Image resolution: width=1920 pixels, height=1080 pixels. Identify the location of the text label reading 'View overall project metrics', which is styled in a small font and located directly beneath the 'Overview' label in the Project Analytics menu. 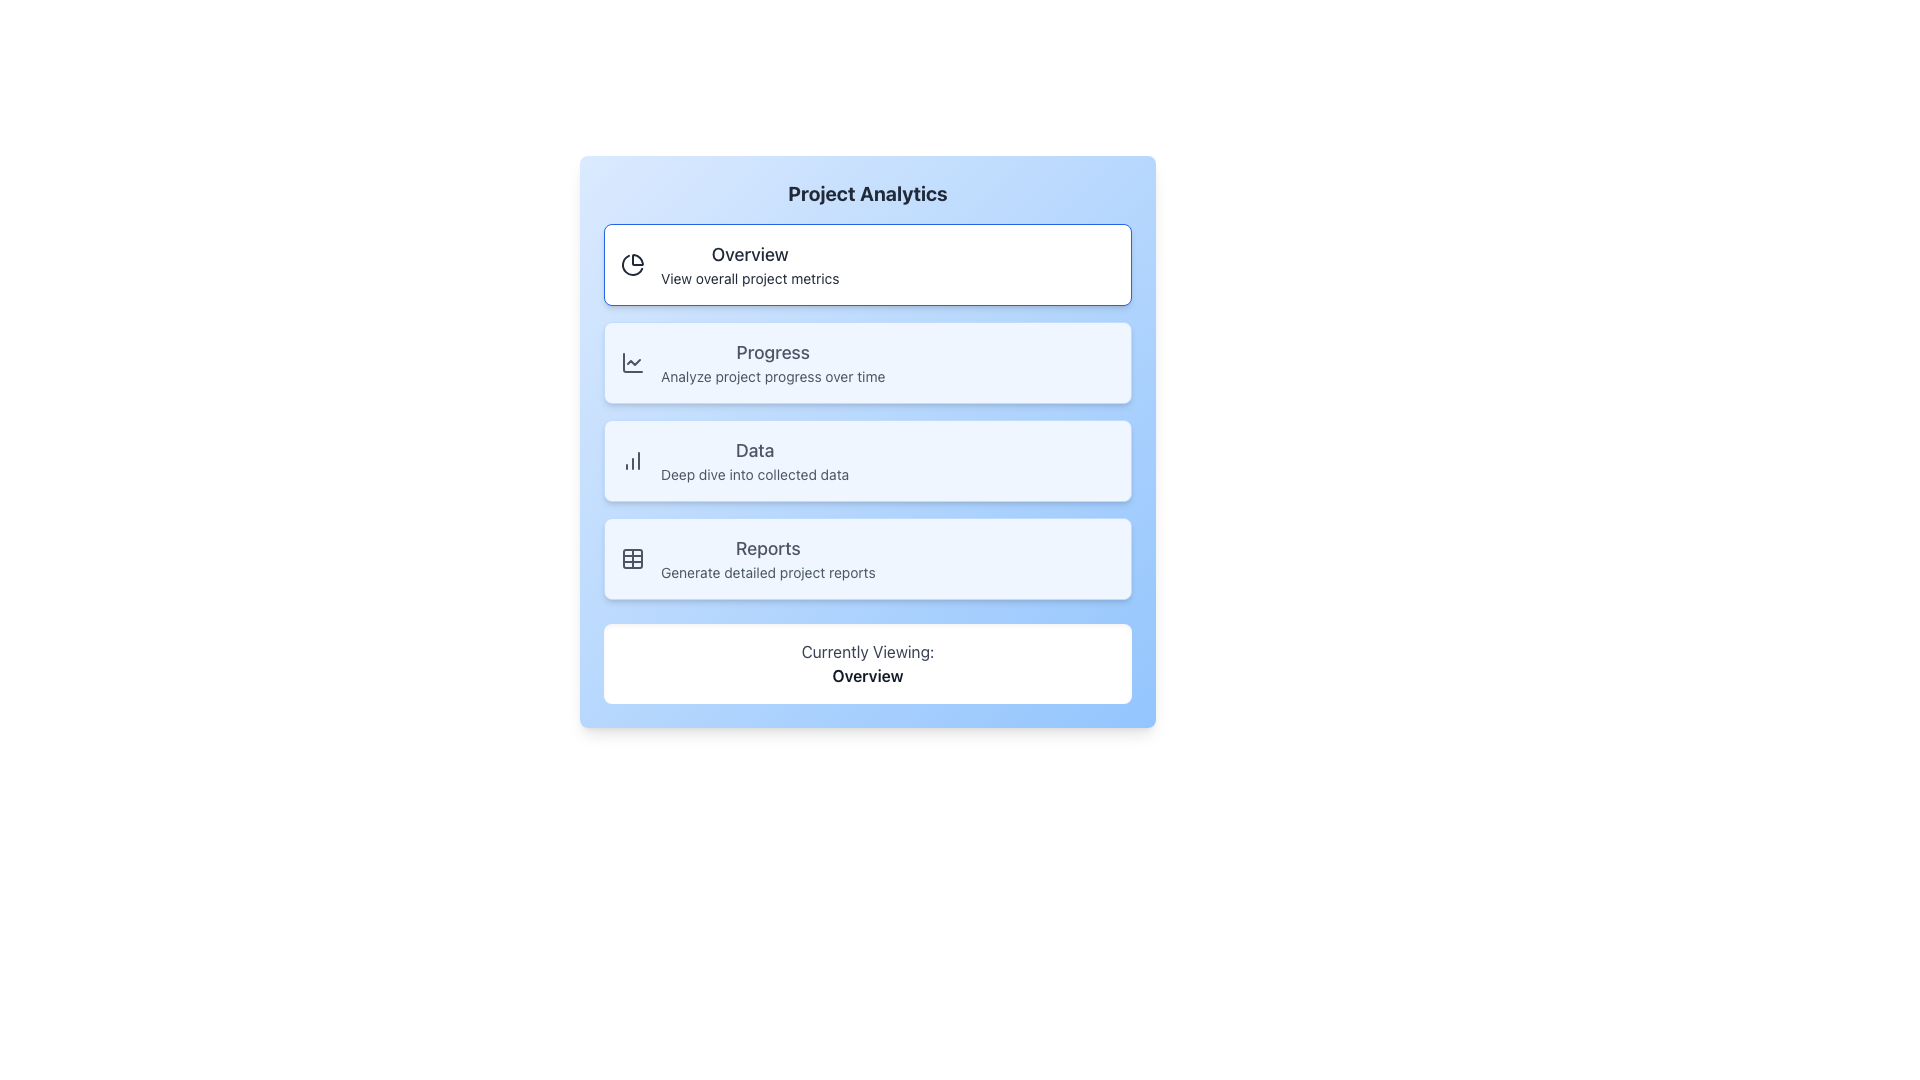
(749, 278).